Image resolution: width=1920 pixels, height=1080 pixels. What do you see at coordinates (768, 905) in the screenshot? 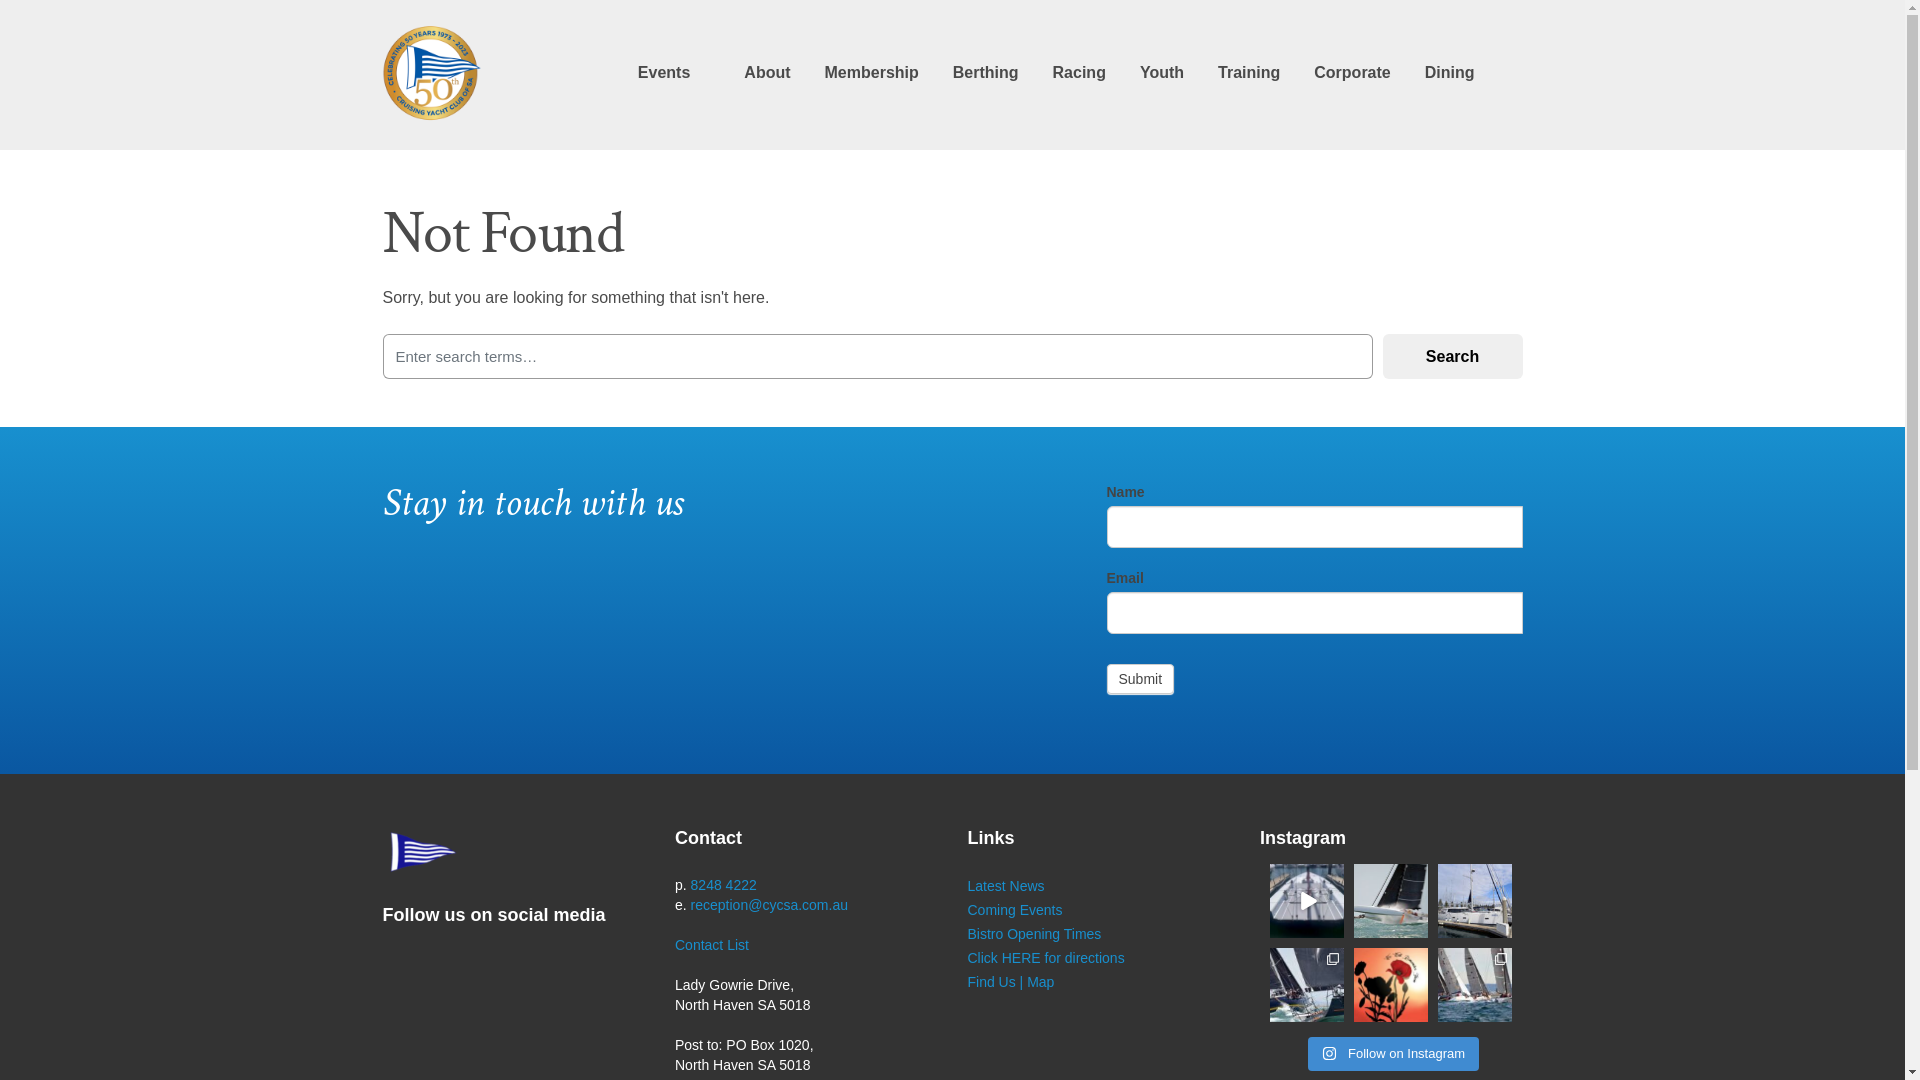
I see `'reception@cycsa.com.au'` at bounding box center [768, 905].